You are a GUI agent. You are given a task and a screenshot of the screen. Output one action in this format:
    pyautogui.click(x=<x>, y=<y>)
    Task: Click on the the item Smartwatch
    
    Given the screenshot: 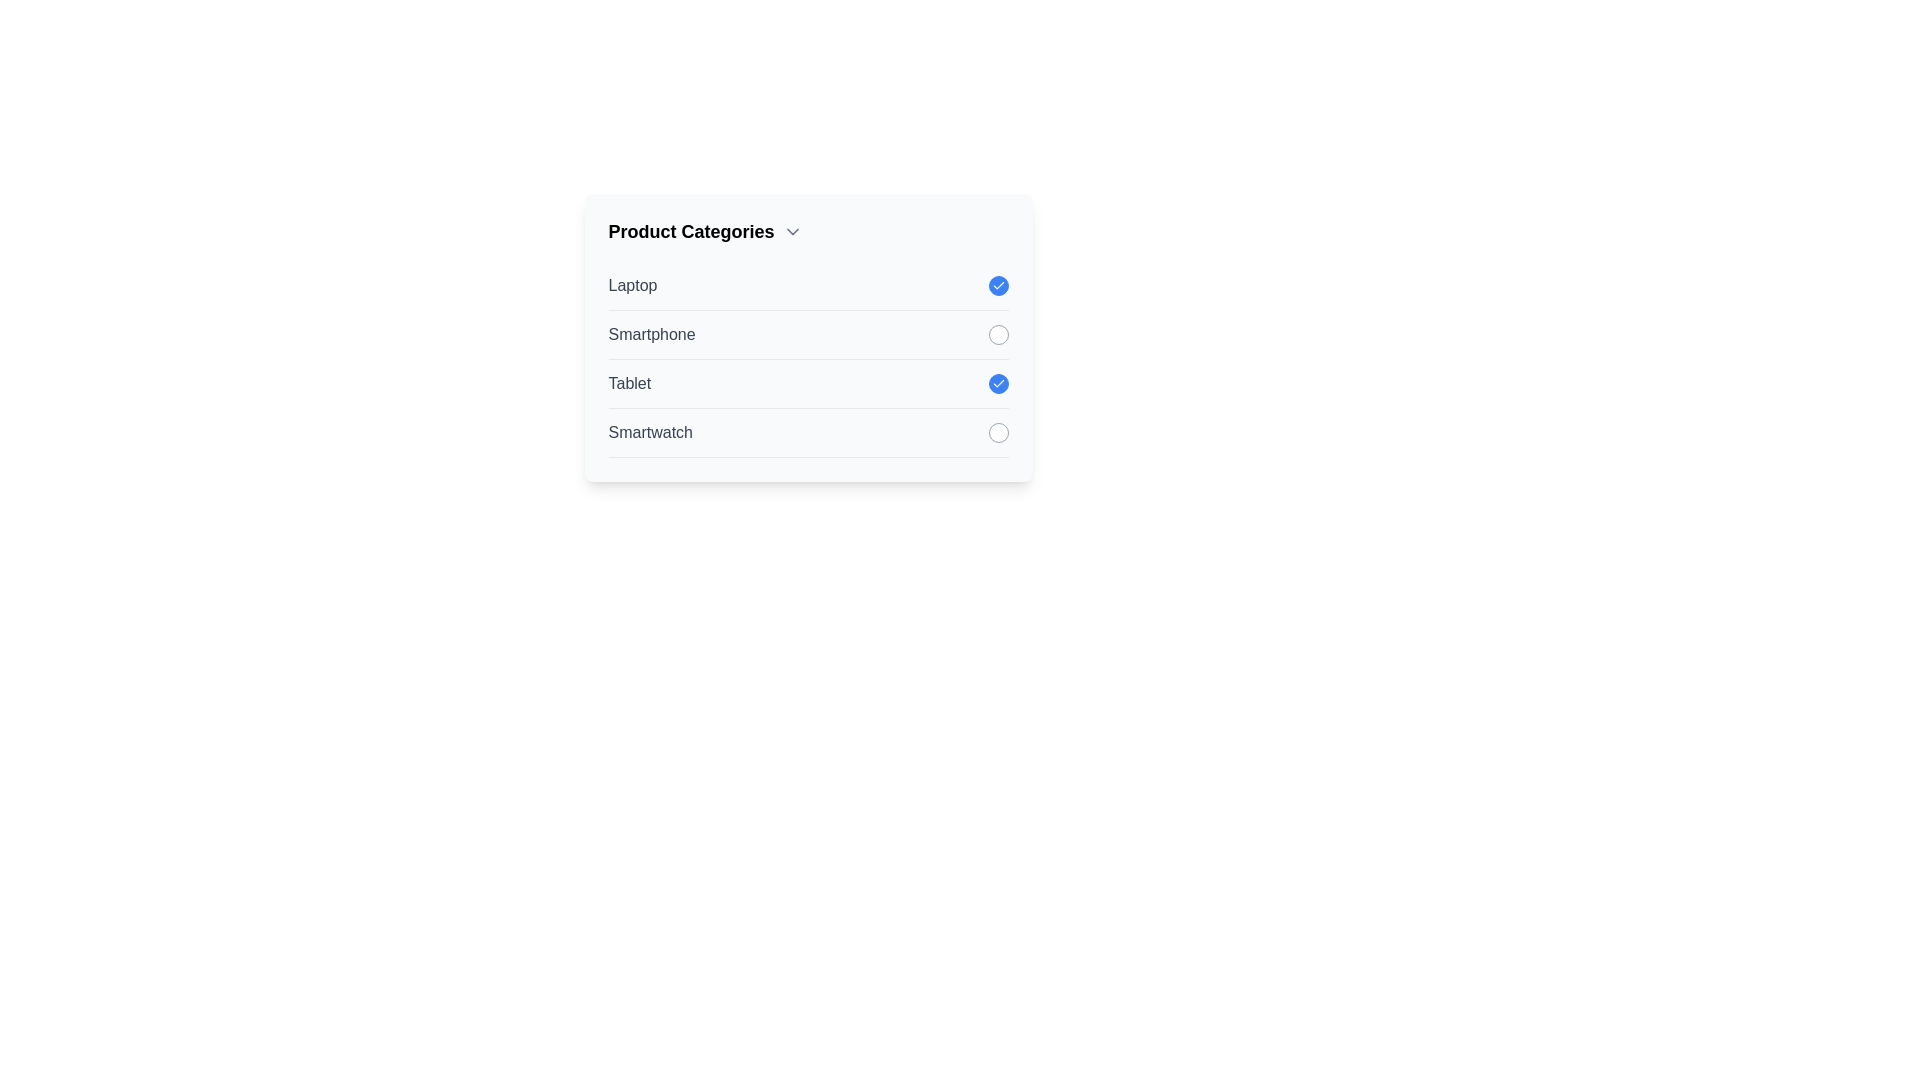 What is the action you would take?
    pyautogui.click(x=998, y=431)
    